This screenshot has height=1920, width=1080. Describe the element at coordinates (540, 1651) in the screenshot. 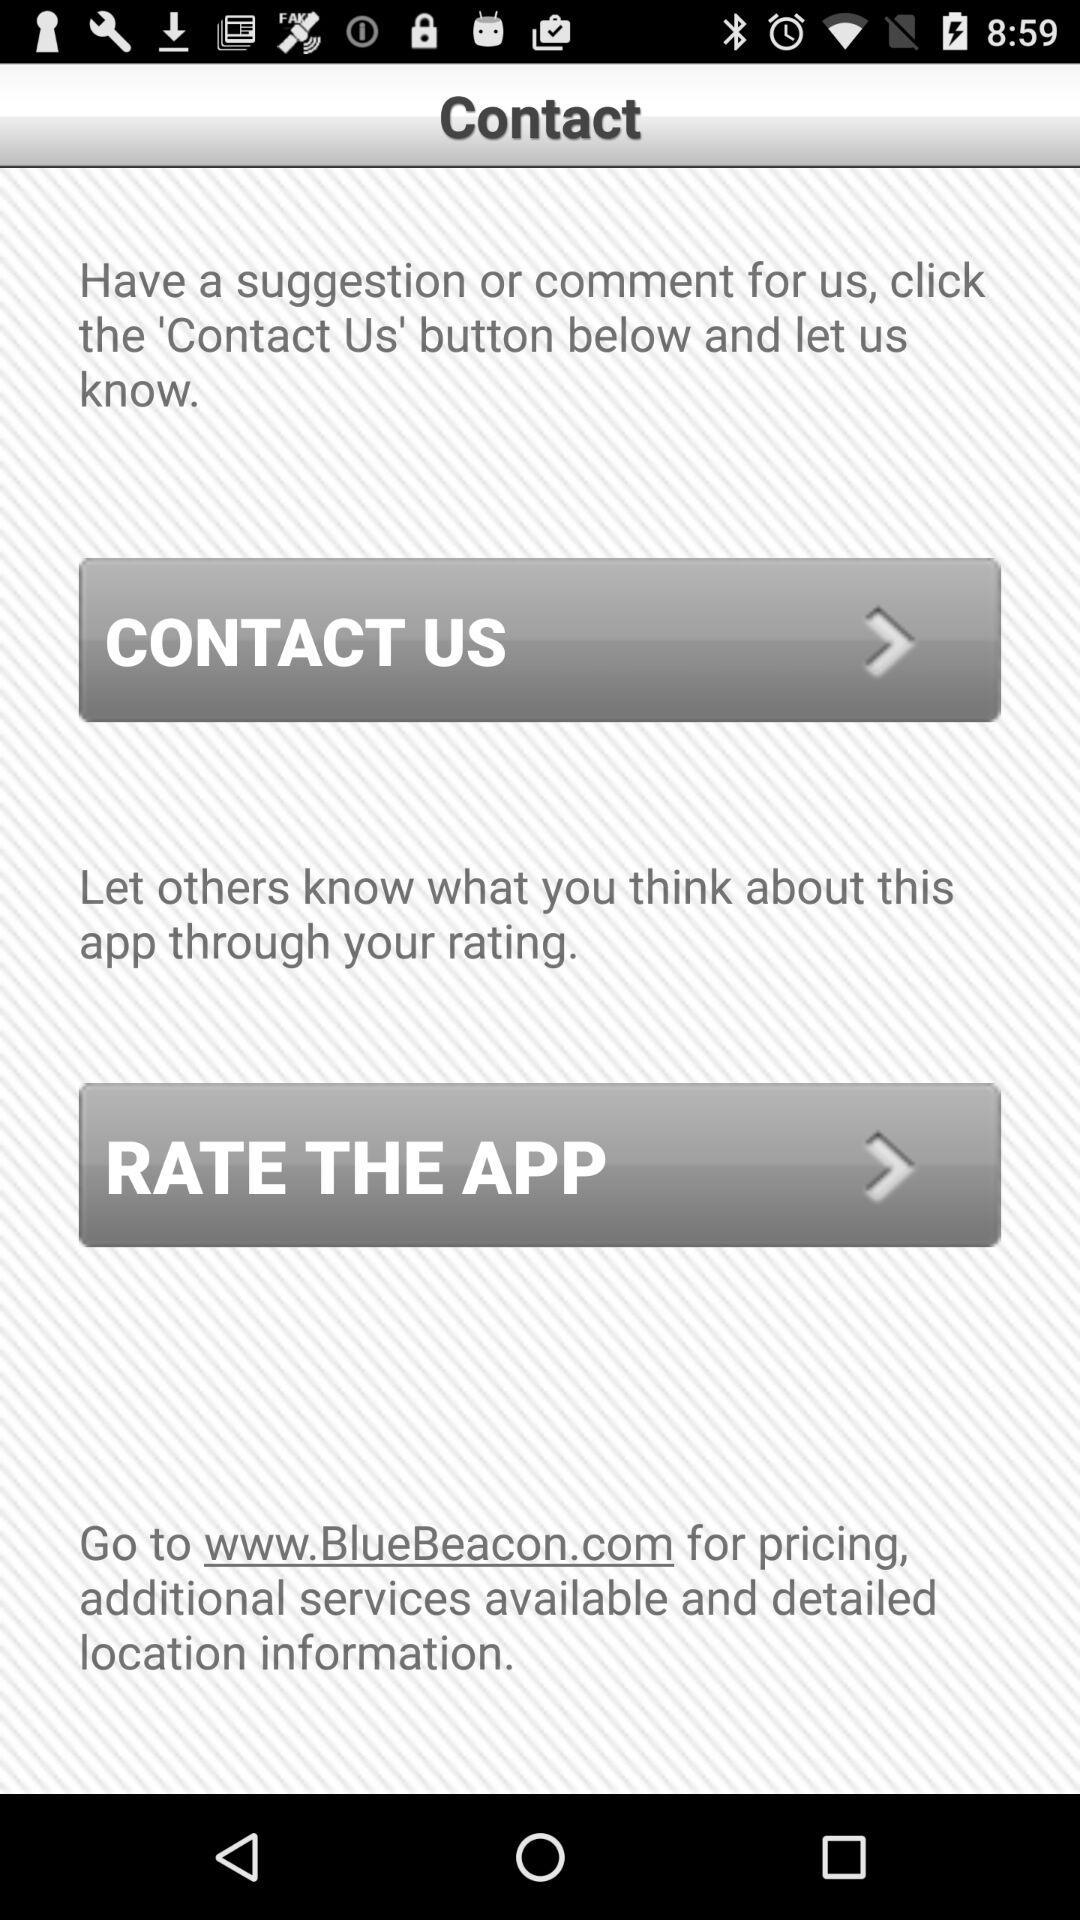

I see `the icon below rate the app` at that location.